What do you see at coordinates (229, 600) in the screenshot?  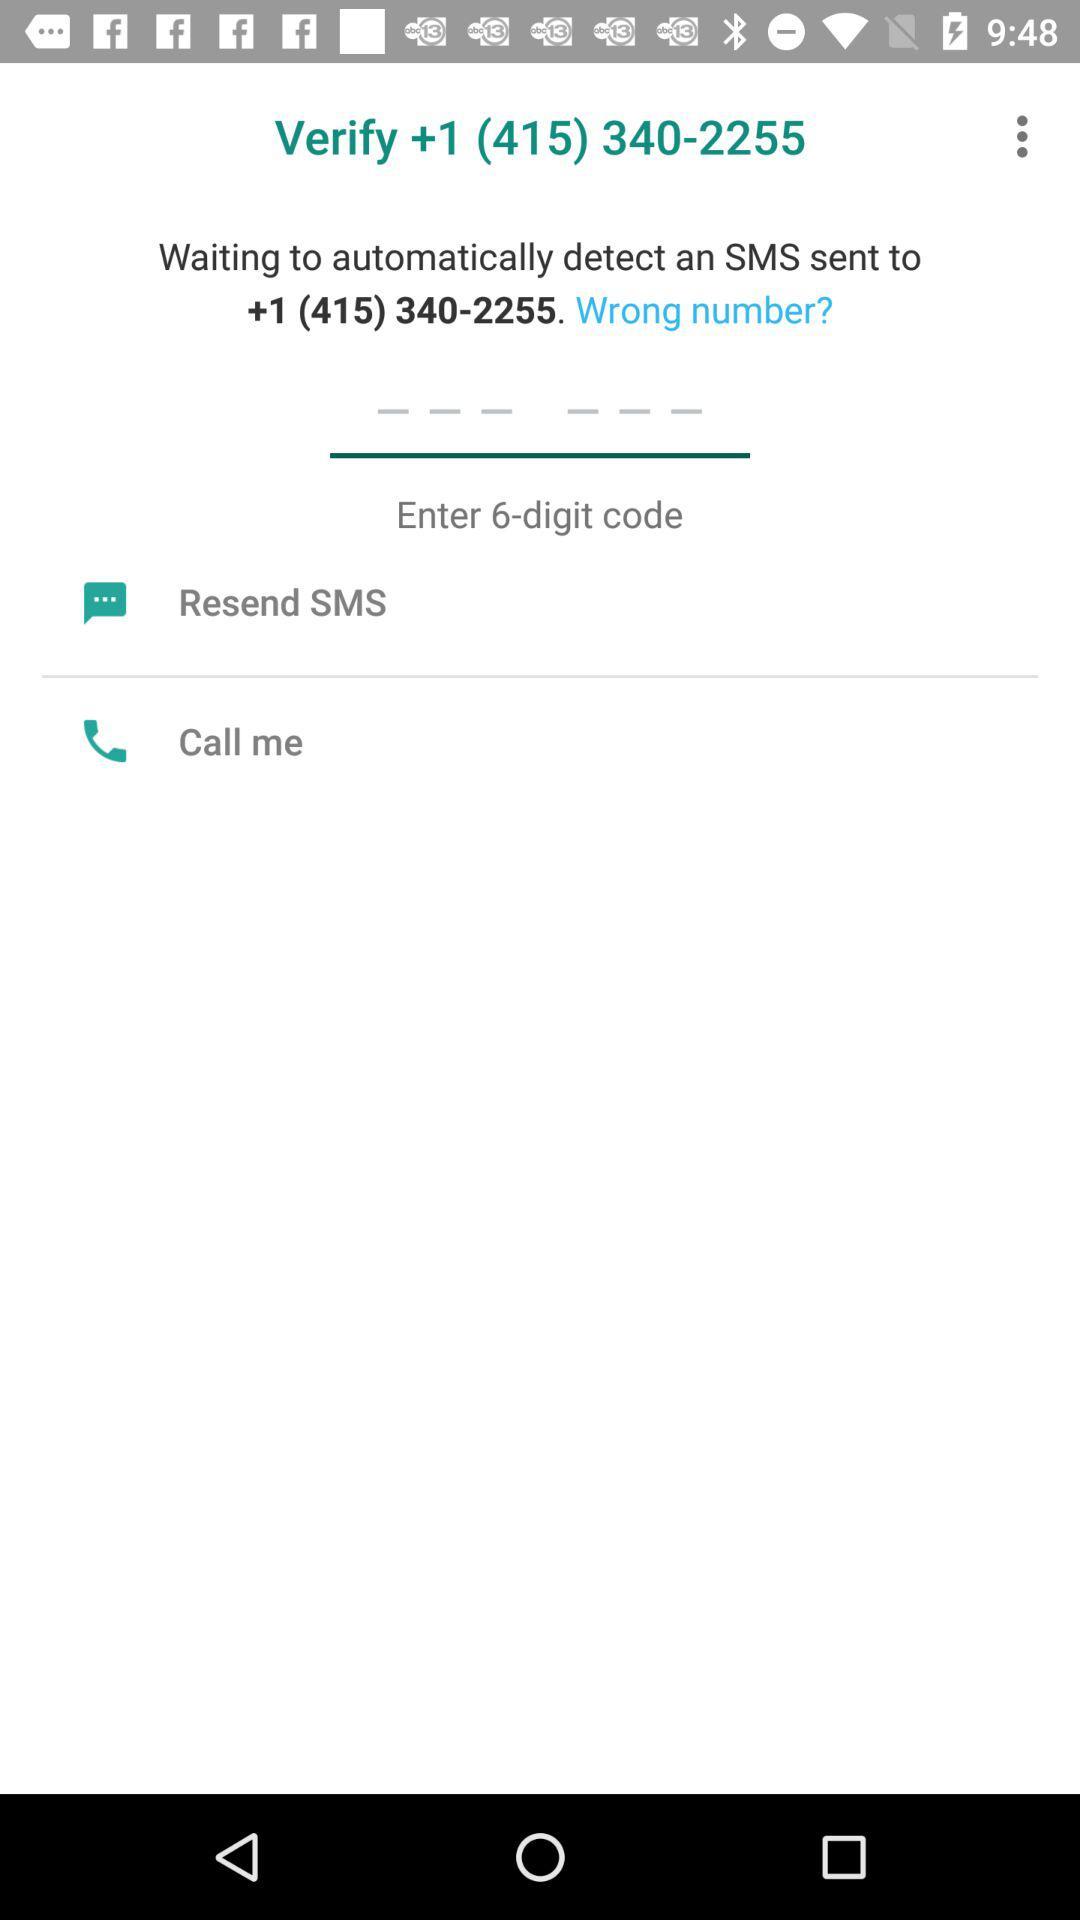 I see `item at the top left corner` at bounding box center [229, 600].